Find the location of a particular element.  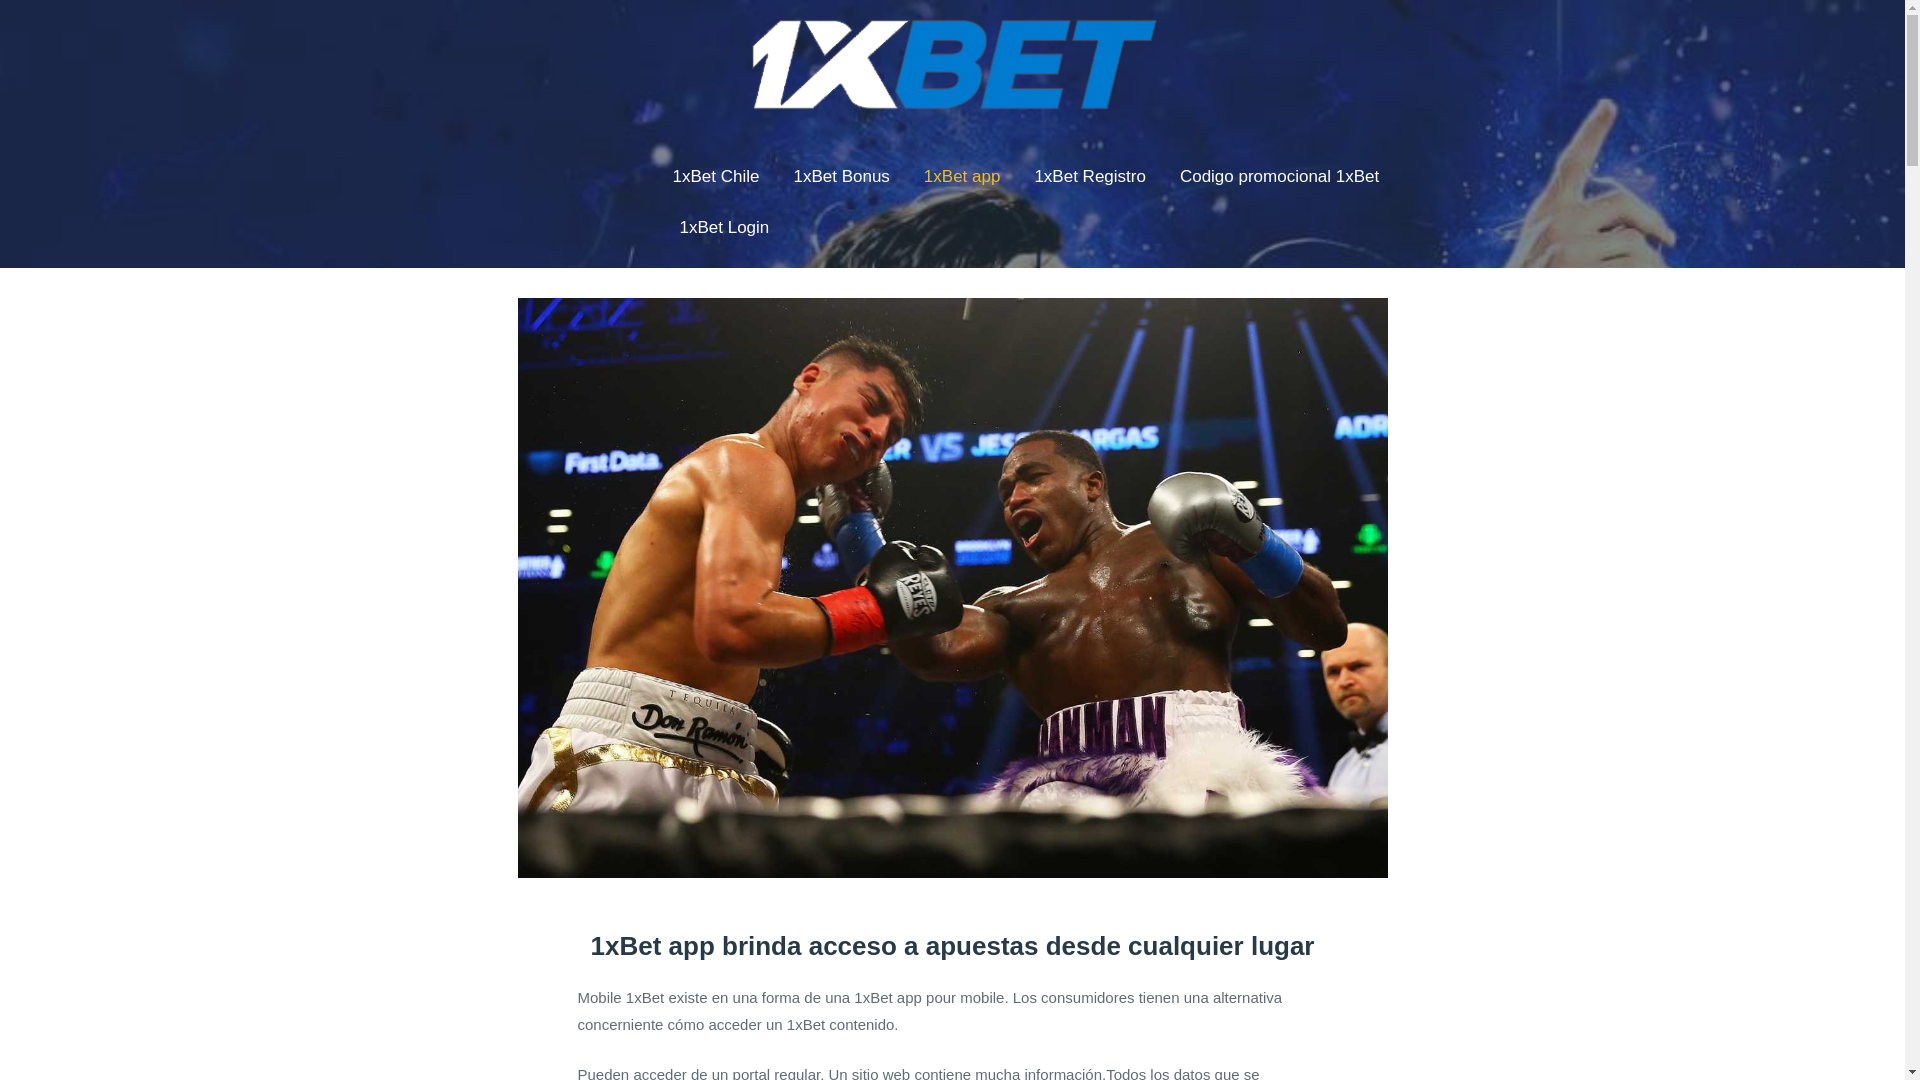

'1xBet Bonus' is located at coordinates (840, 176).